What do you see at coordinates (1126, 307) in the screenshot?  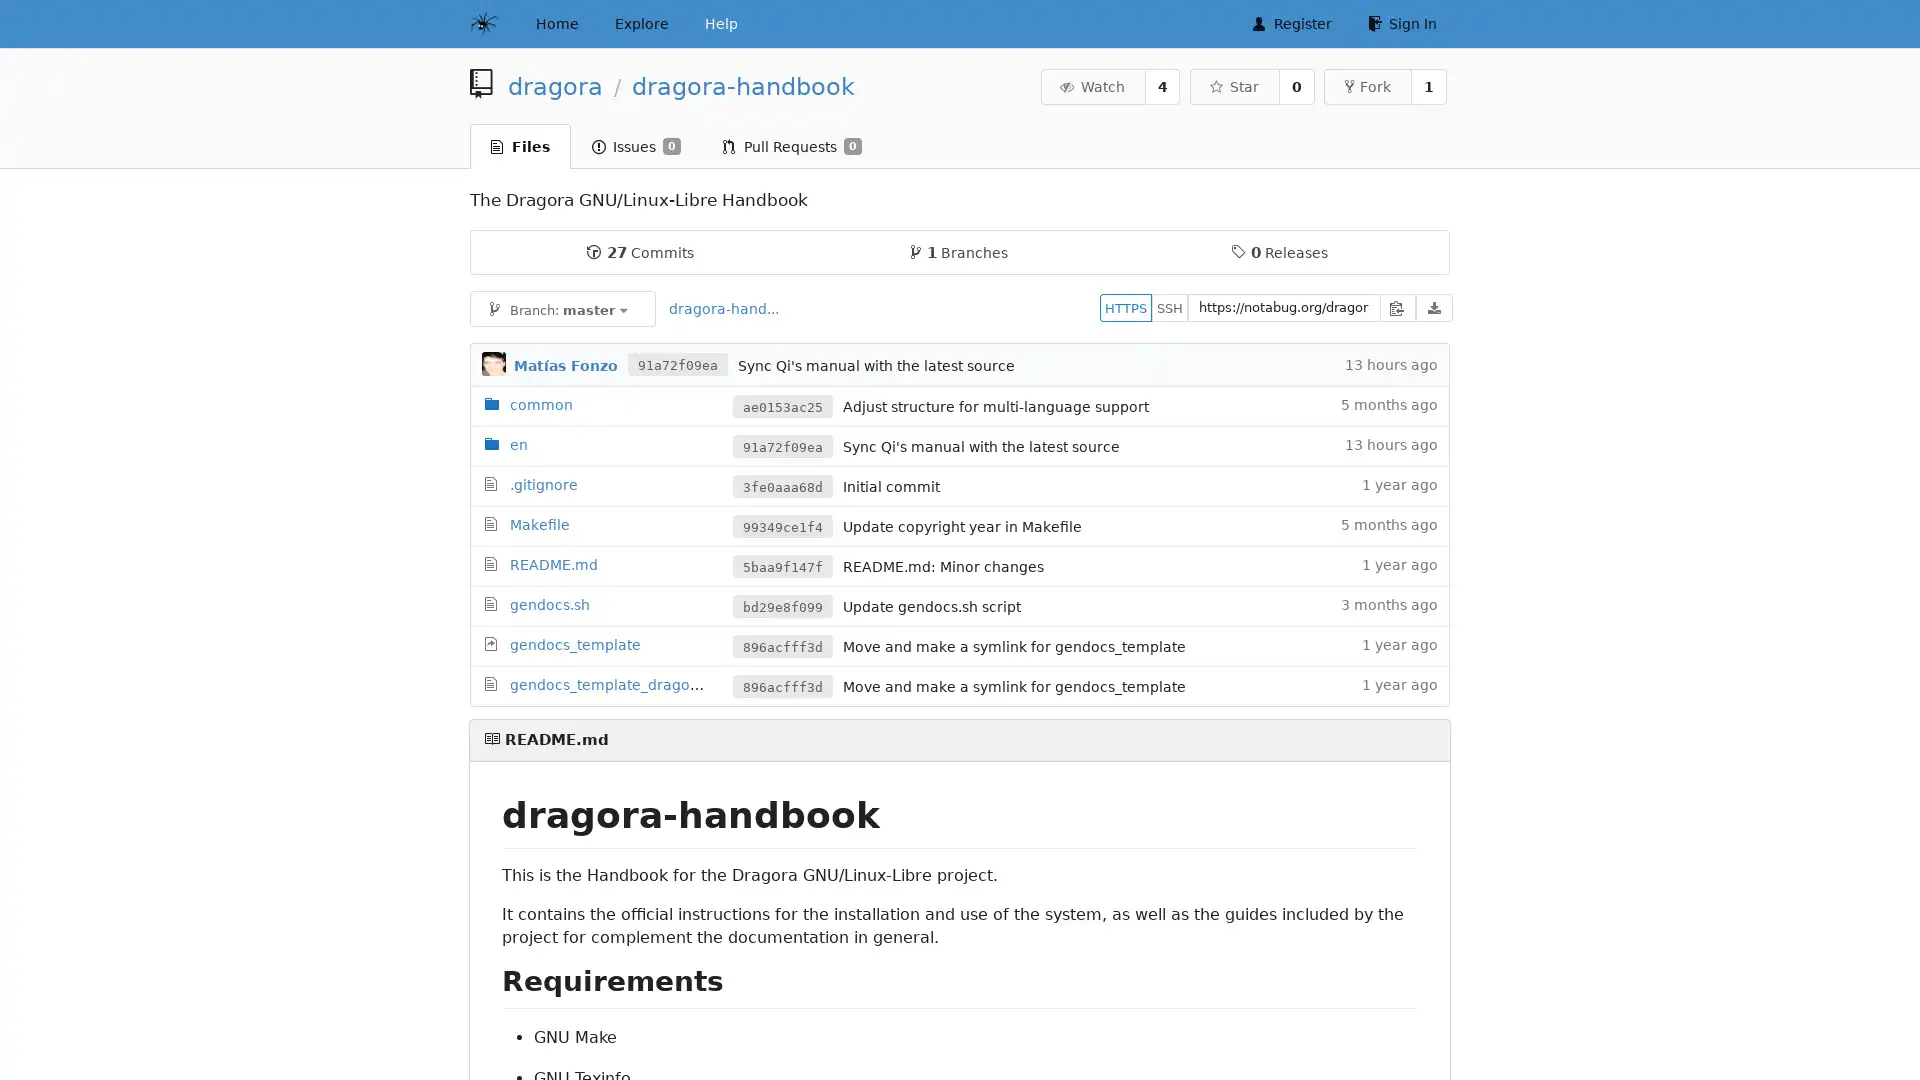 I see `HTTPS` at bounding box center [1126, 307].